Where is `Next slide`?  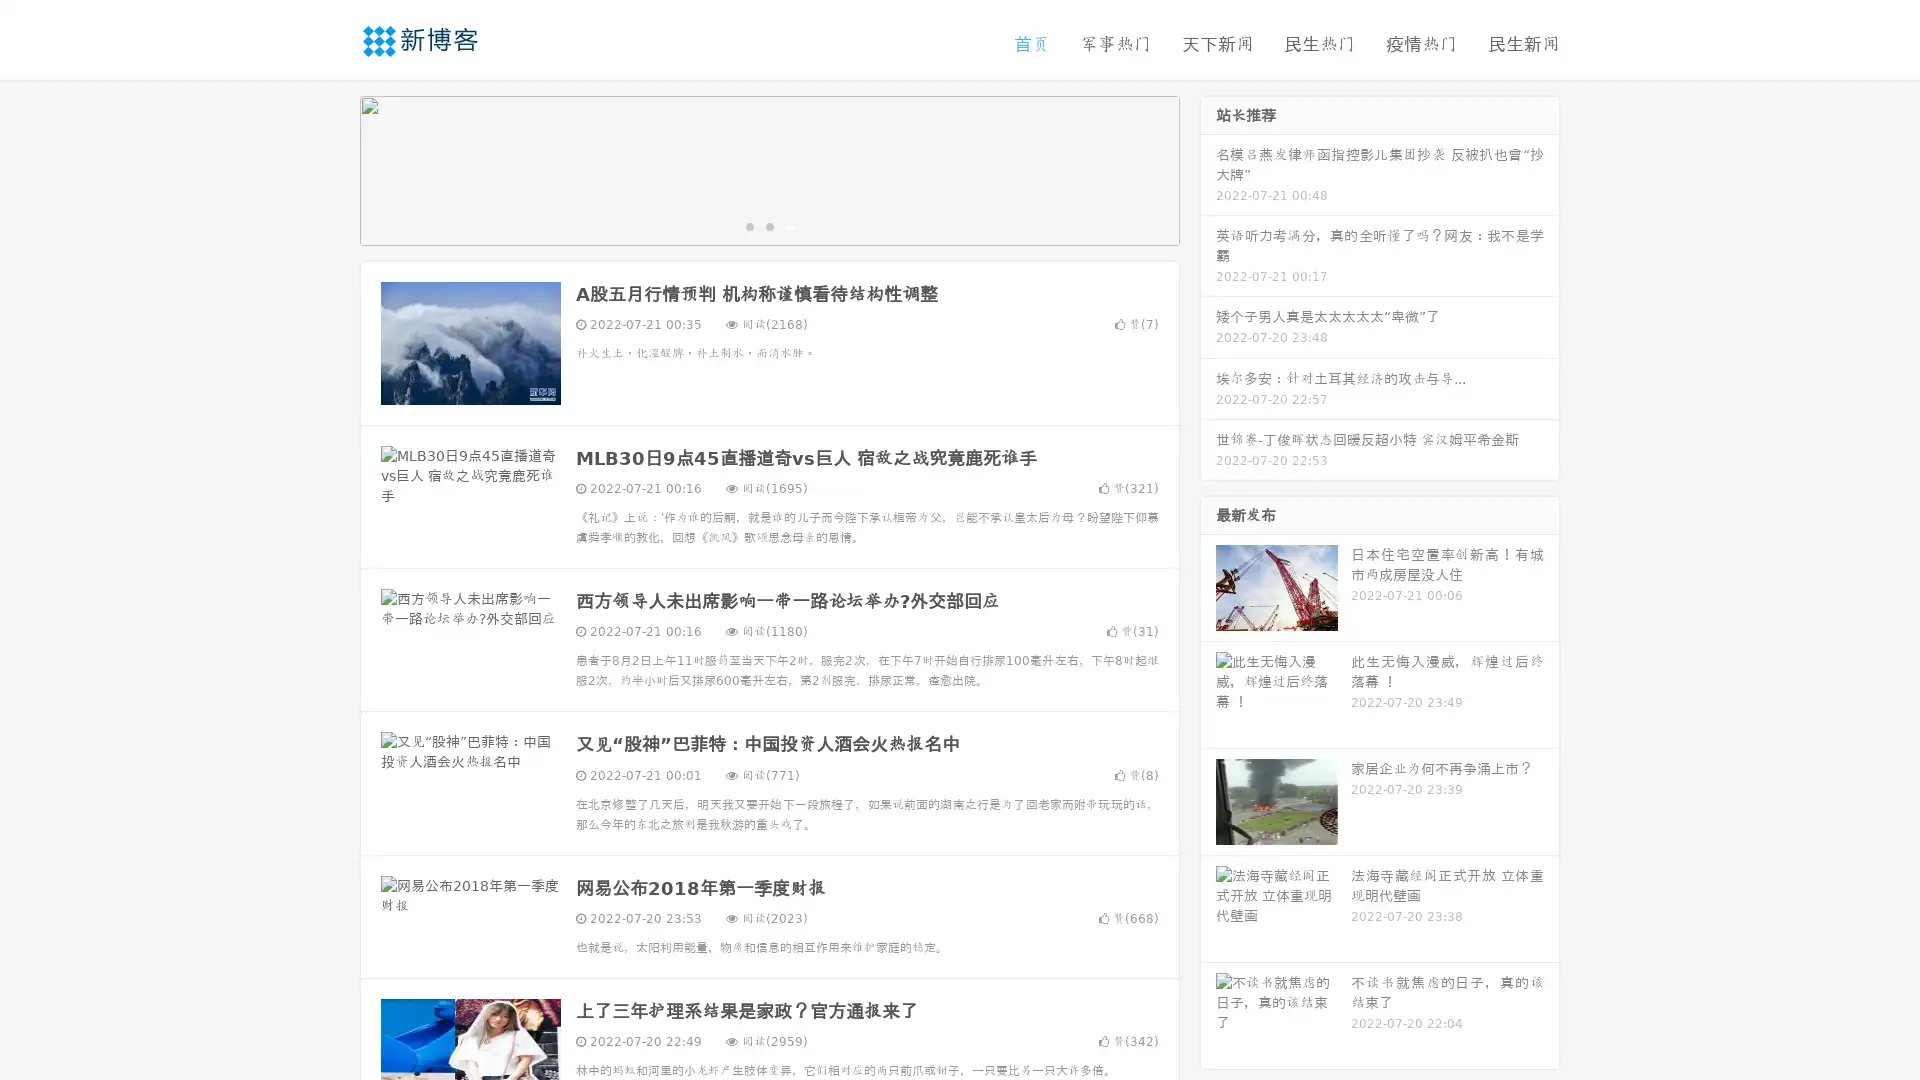 Next slide is located at coordinates (1208, 168).